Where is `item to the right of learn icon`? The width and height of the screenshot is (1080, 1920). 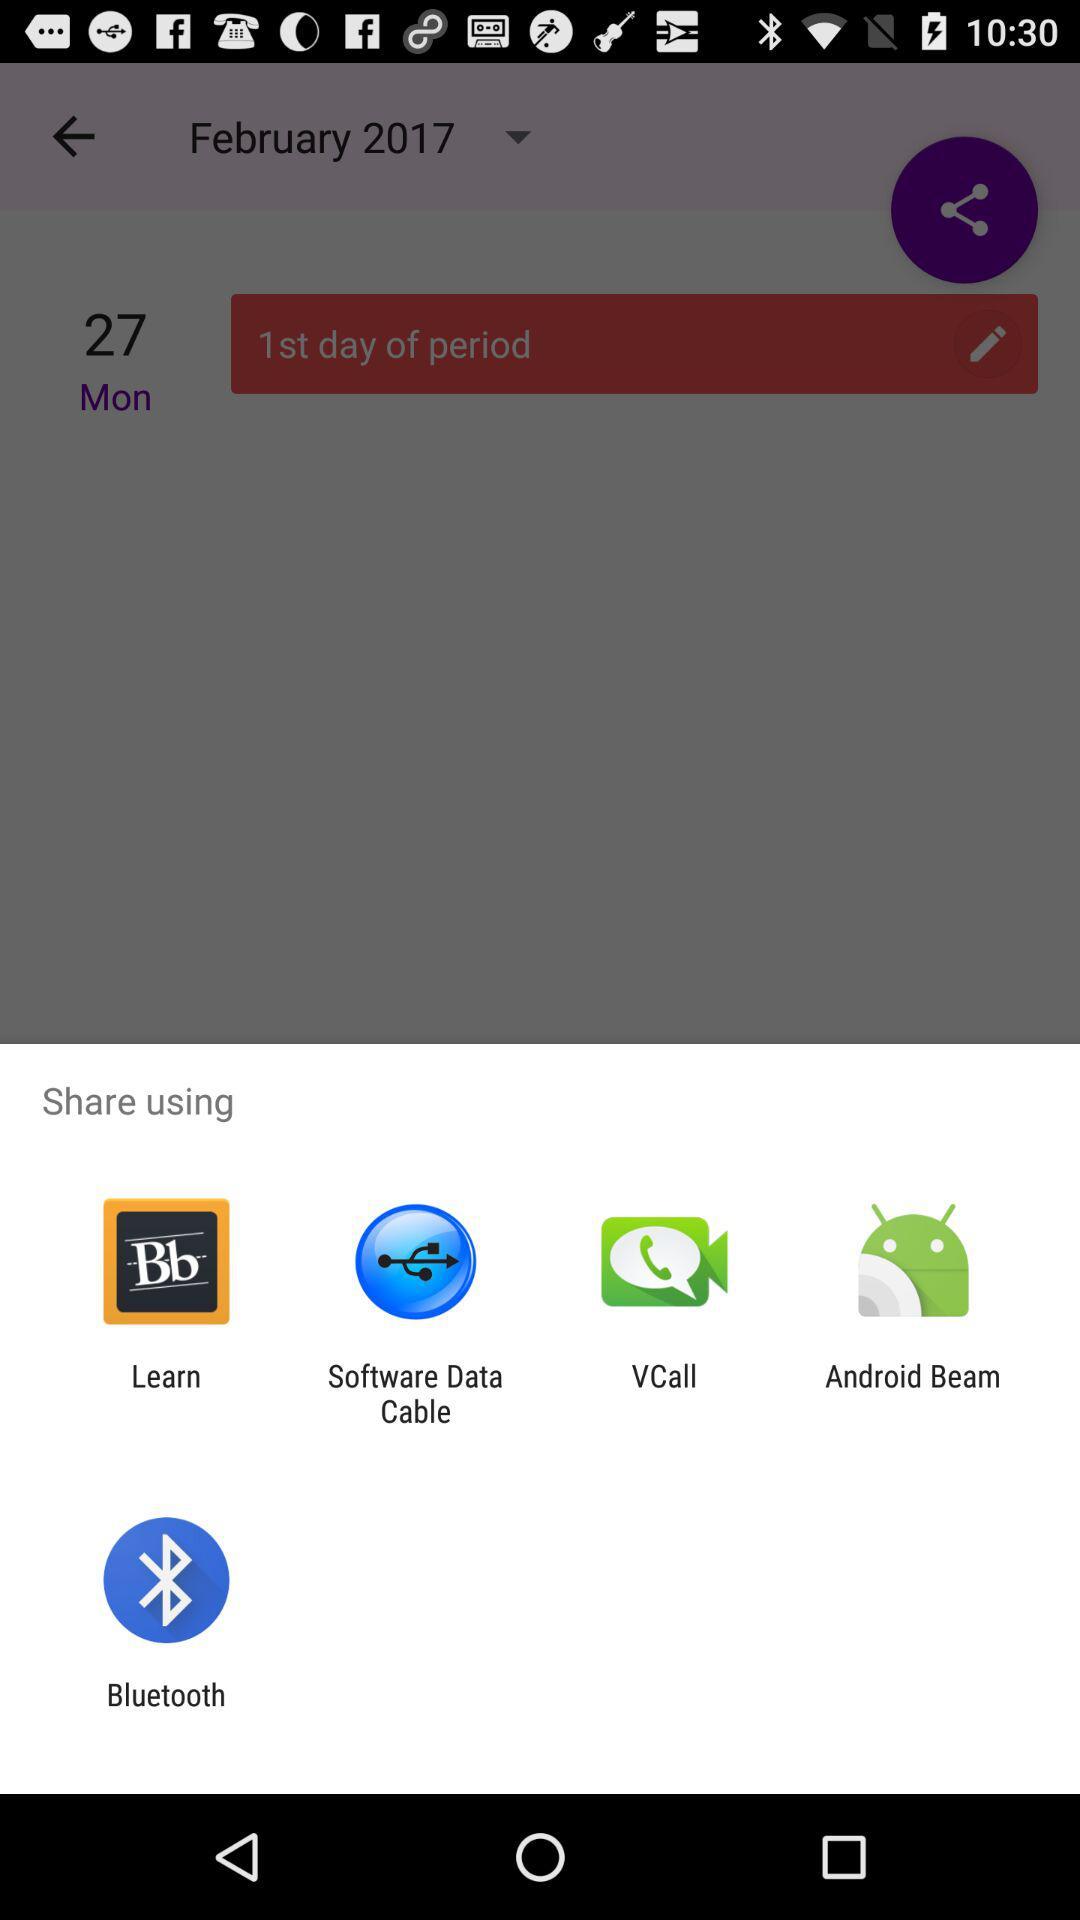
item to the right of learn icon is located at coordinates (414, 1392).